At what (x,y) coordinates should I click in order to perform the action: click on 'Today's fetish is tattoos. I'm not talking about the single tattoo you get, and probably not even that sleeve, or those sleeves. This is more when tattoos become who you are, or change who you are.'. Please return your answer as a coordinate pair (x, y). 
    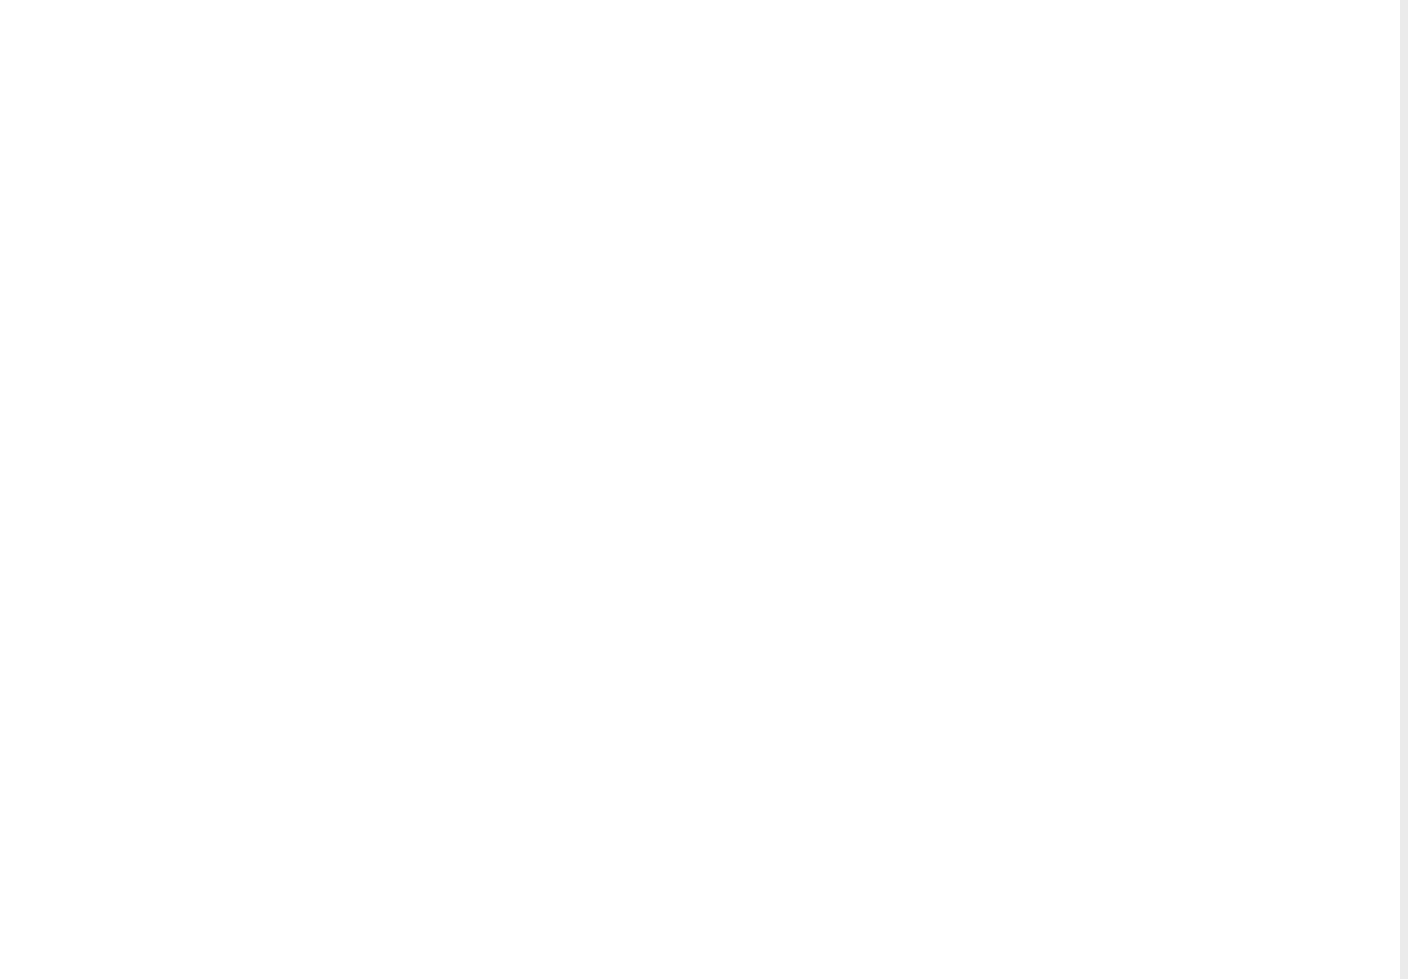
    Looking at the image, I should click on (178, 591).